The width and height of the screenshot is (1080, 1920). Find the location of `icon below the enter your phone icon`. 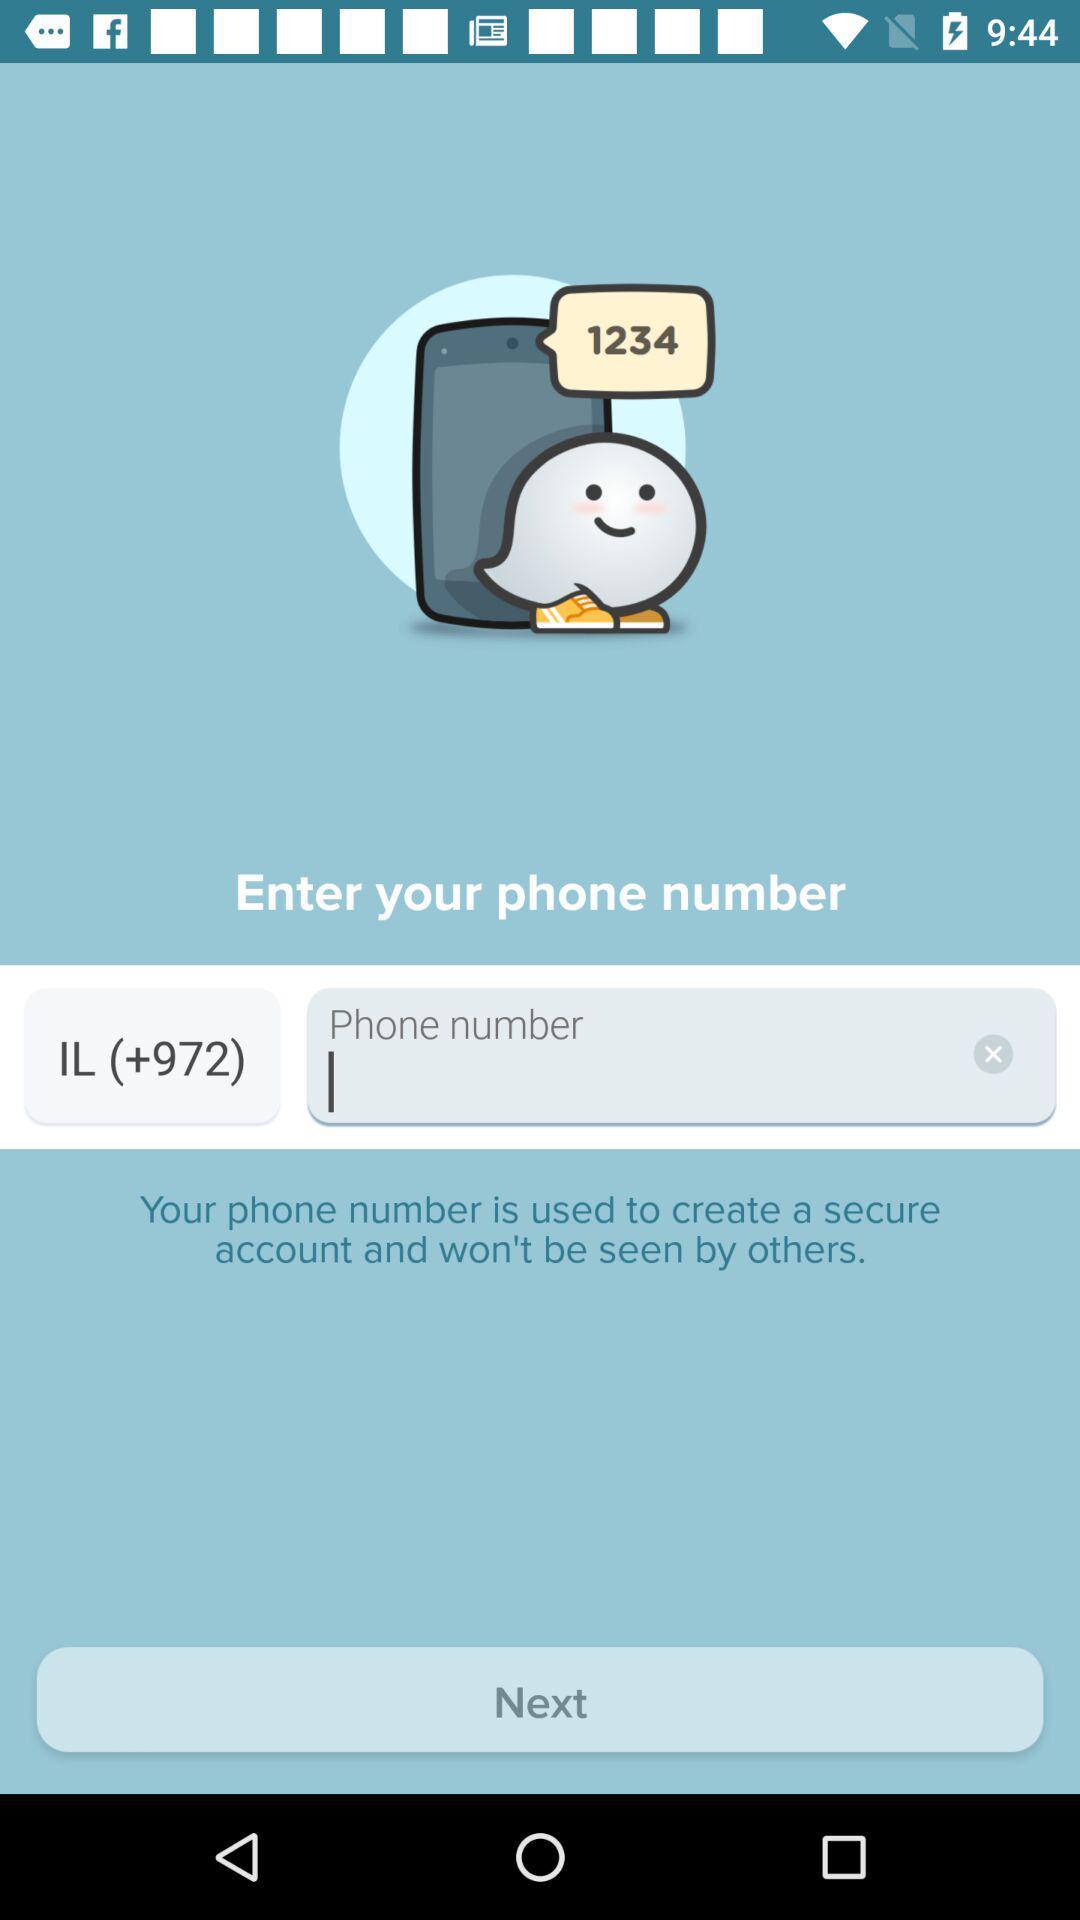

icon below the enter your phone icon is located at coordinates (151, 1056).